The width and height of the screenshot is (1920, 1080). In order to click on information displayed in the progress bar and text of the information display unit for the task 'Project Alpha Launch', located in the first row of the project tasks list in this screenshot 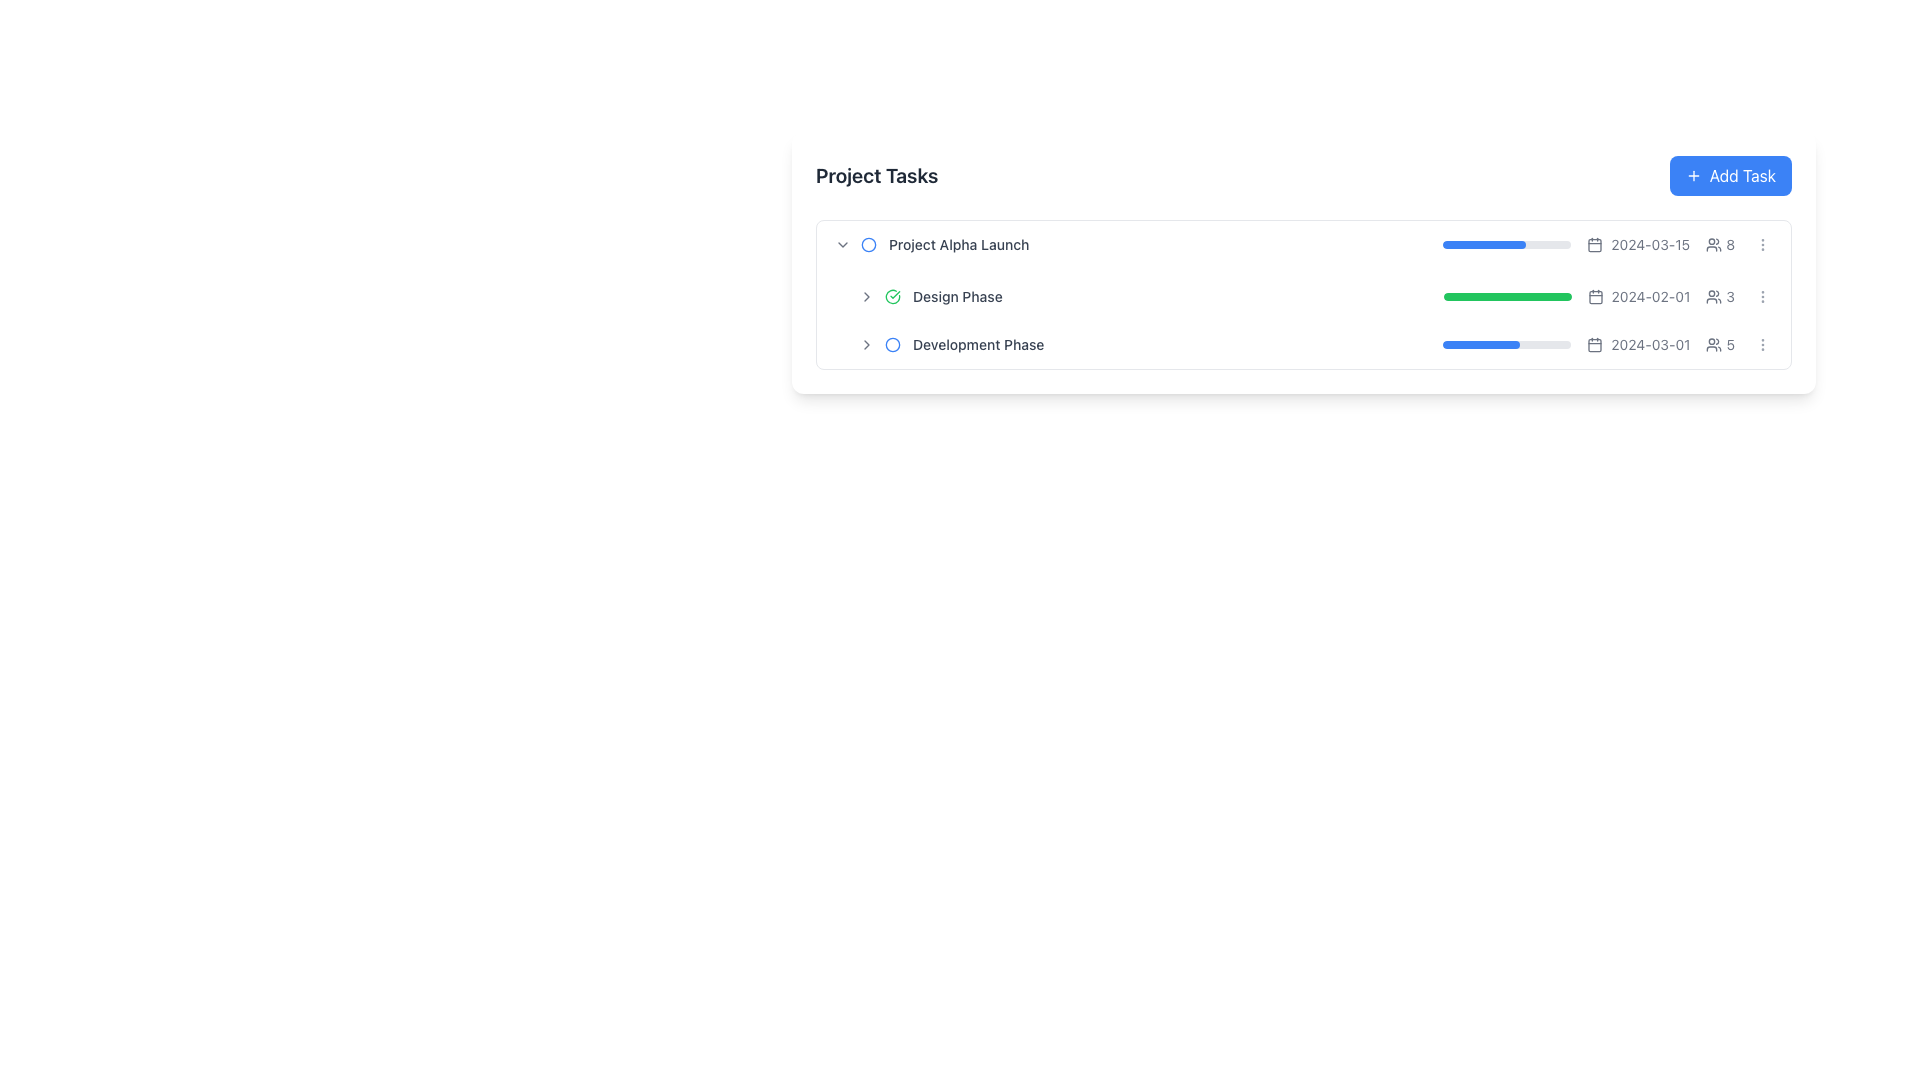, I will do `click(1609, 244)`.